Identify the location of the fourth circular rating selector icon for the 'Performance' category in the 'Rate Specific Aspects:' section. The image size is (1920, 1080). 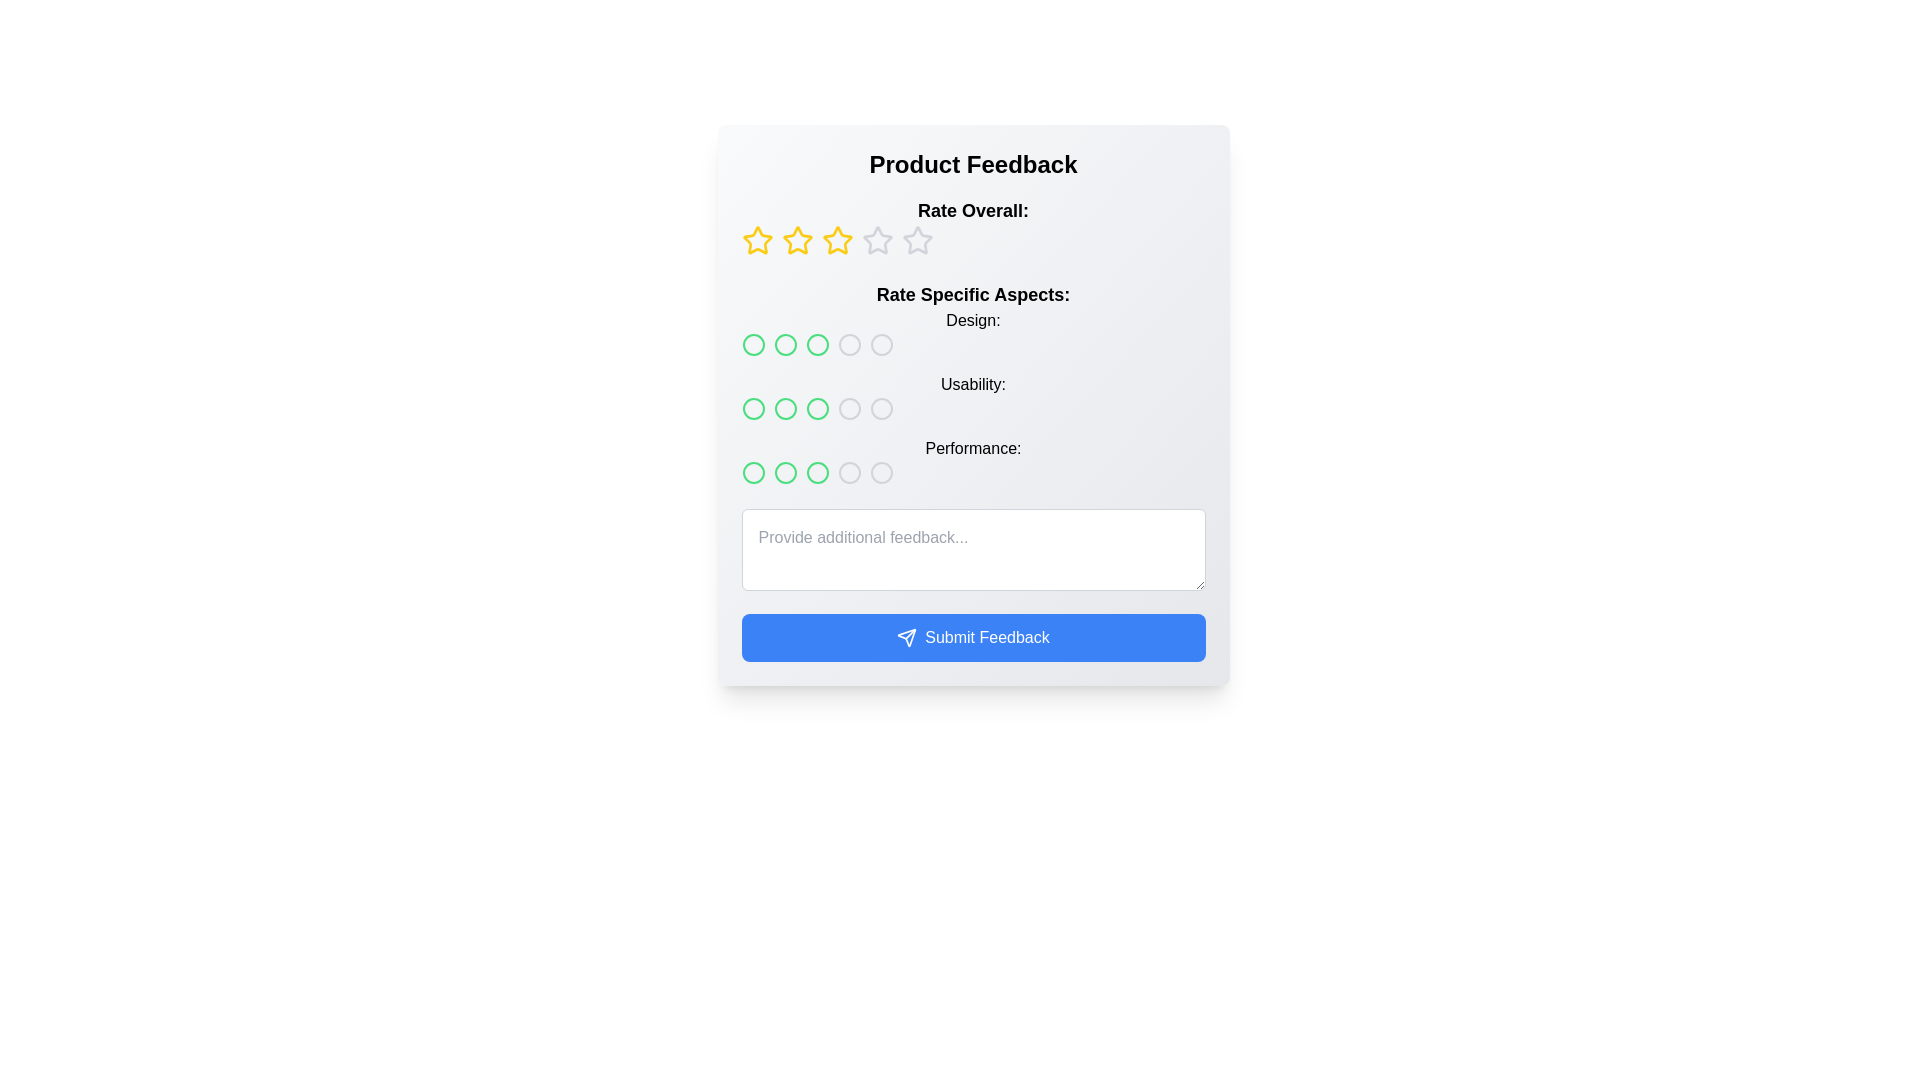
(880, 473).